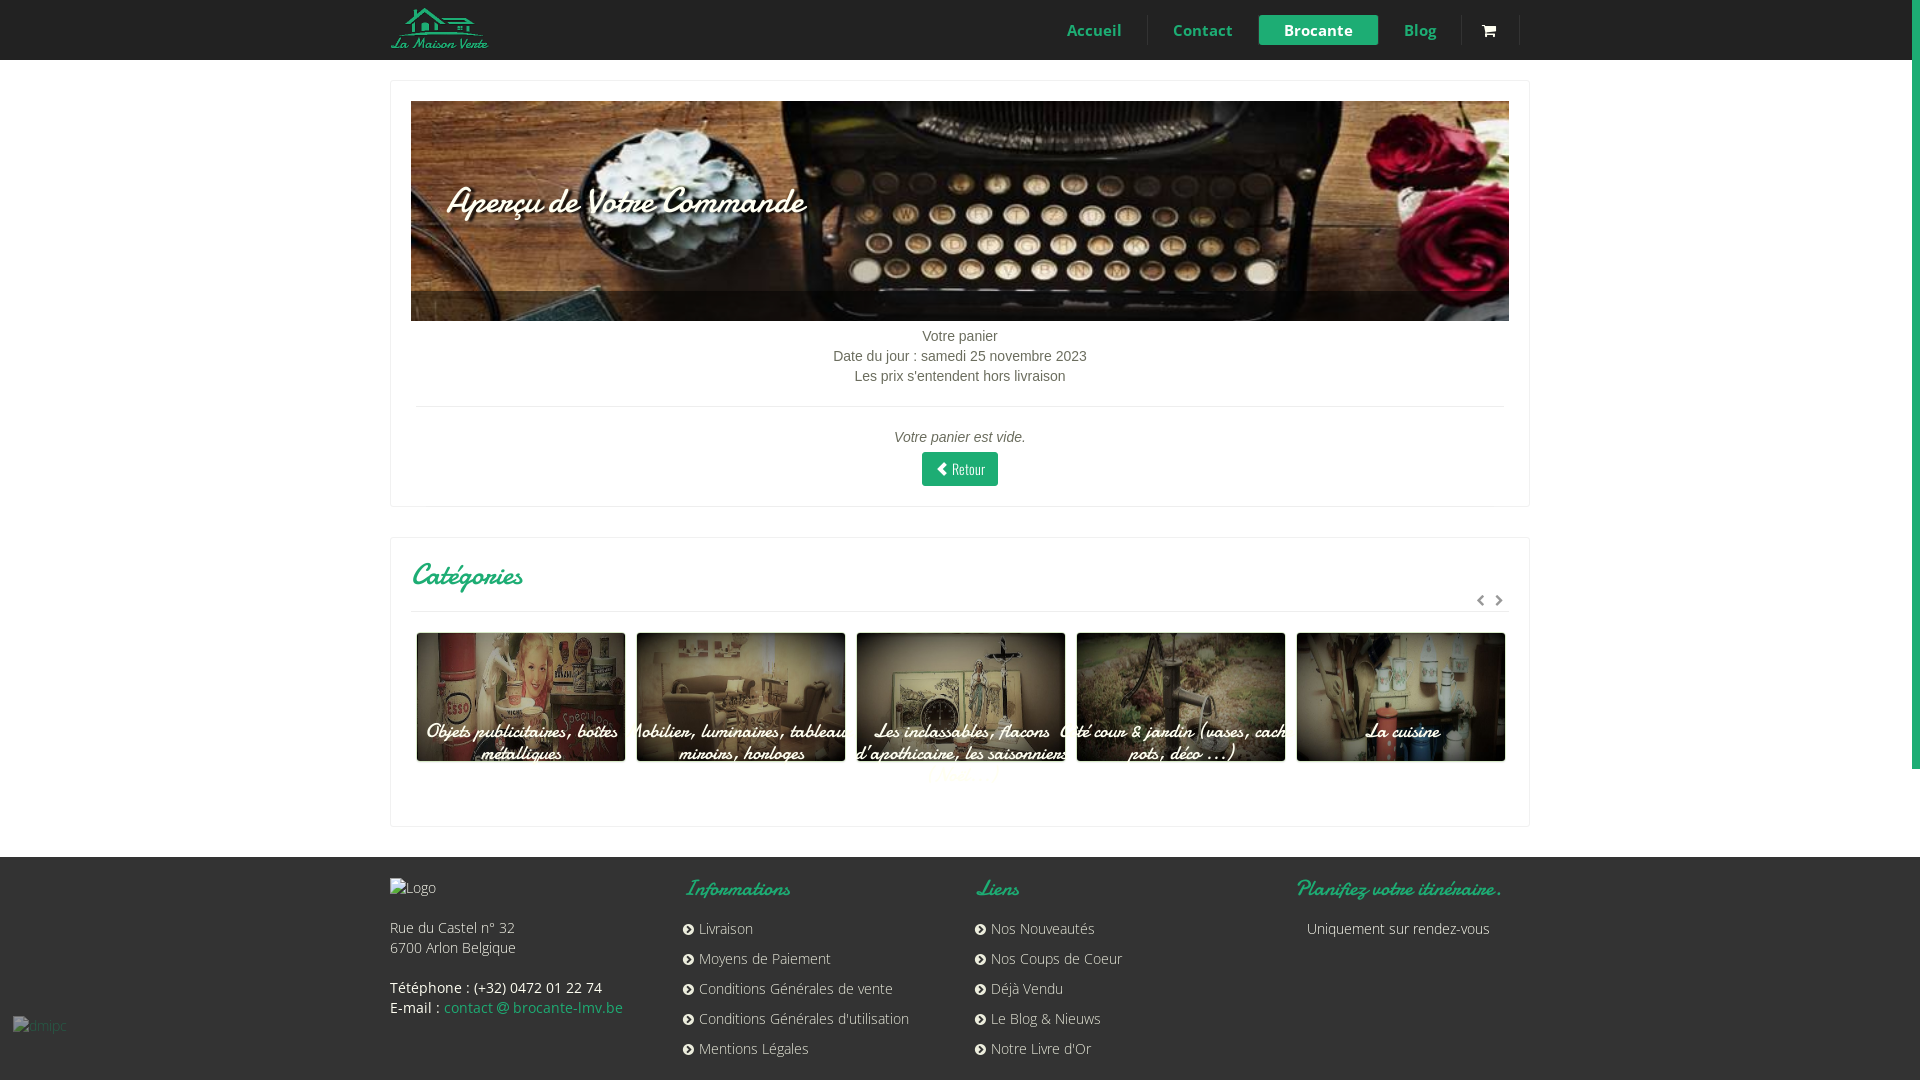 Image resolution: width=1920 pixels, height=1080 pixels. I want to click on 'Contact', so click(1202, 30).